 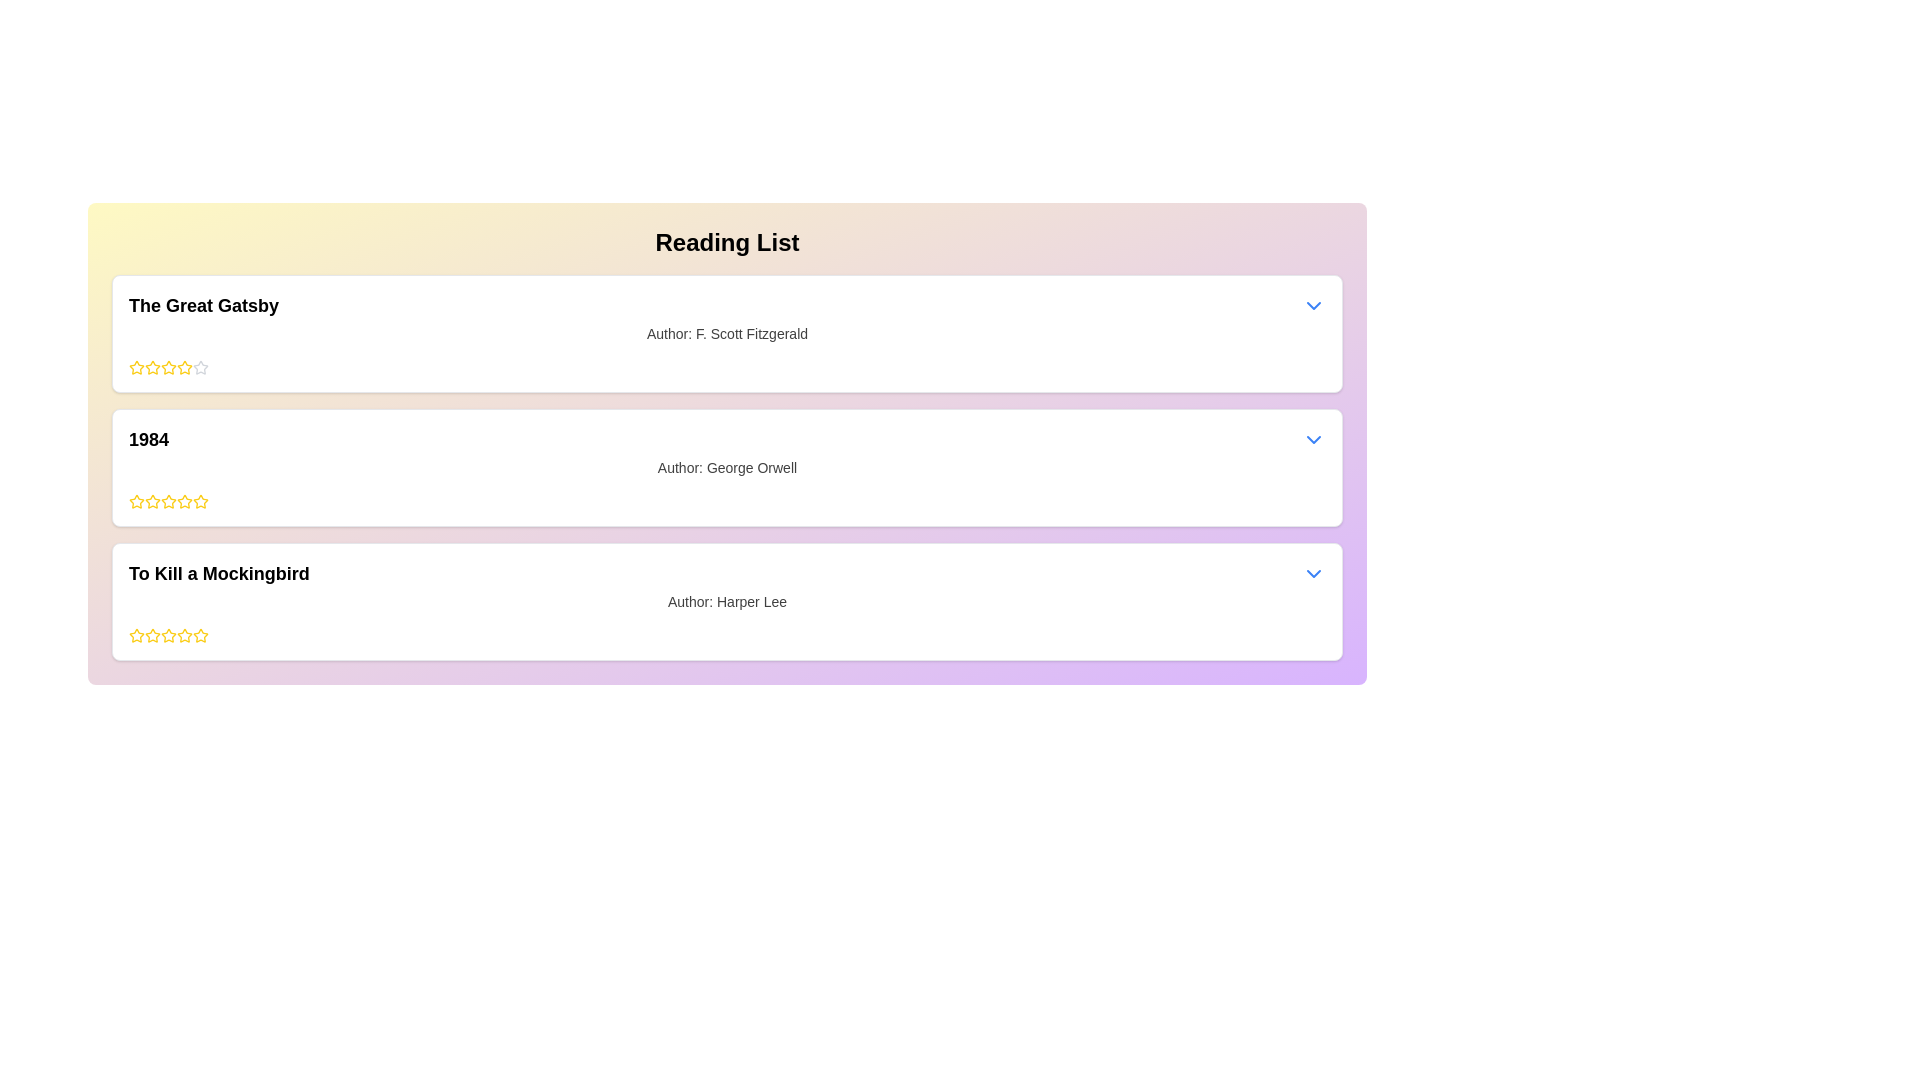 I want to click on the first yellow star icon representing the rating for the book 'To Kill a Mockingbird', so click(x=136, y=636).